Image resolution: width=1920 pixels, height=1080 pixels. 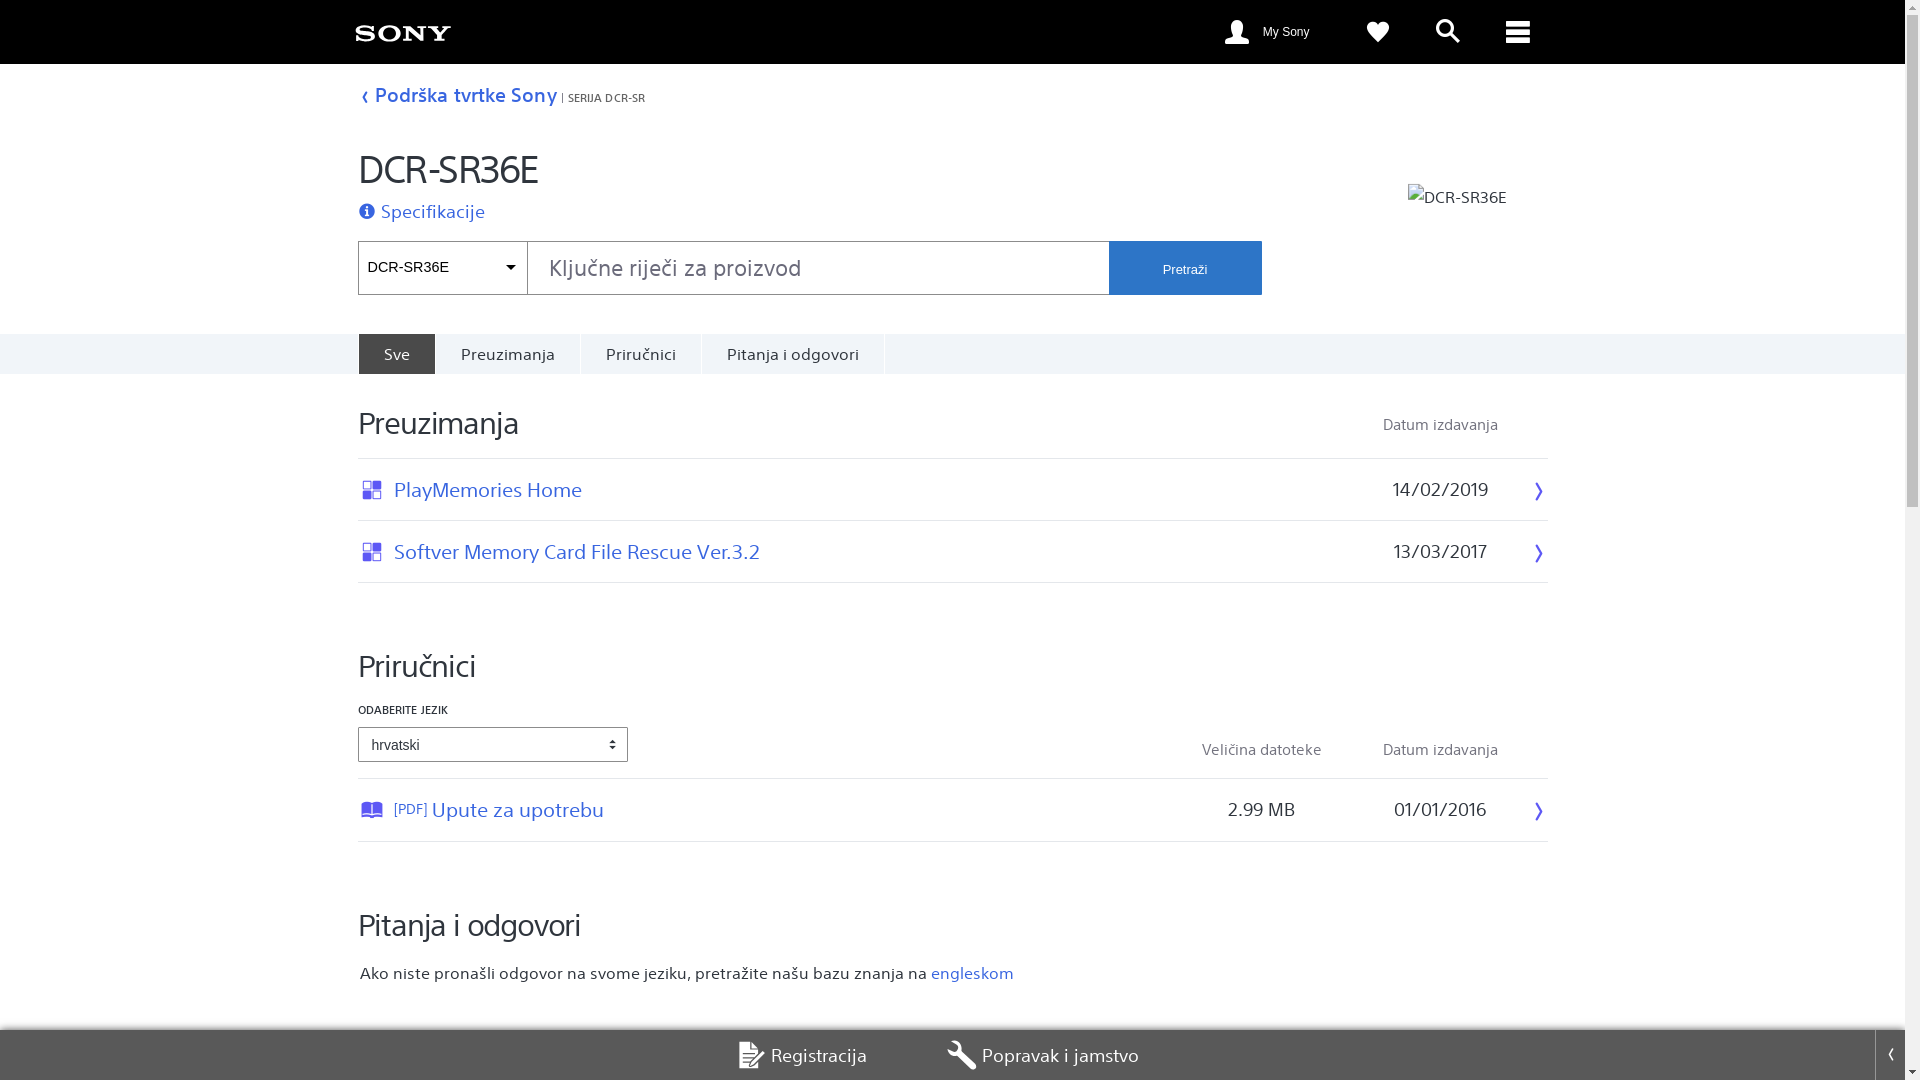 I want to click on 'DCR-SR36E', so click(x=358, y=265).